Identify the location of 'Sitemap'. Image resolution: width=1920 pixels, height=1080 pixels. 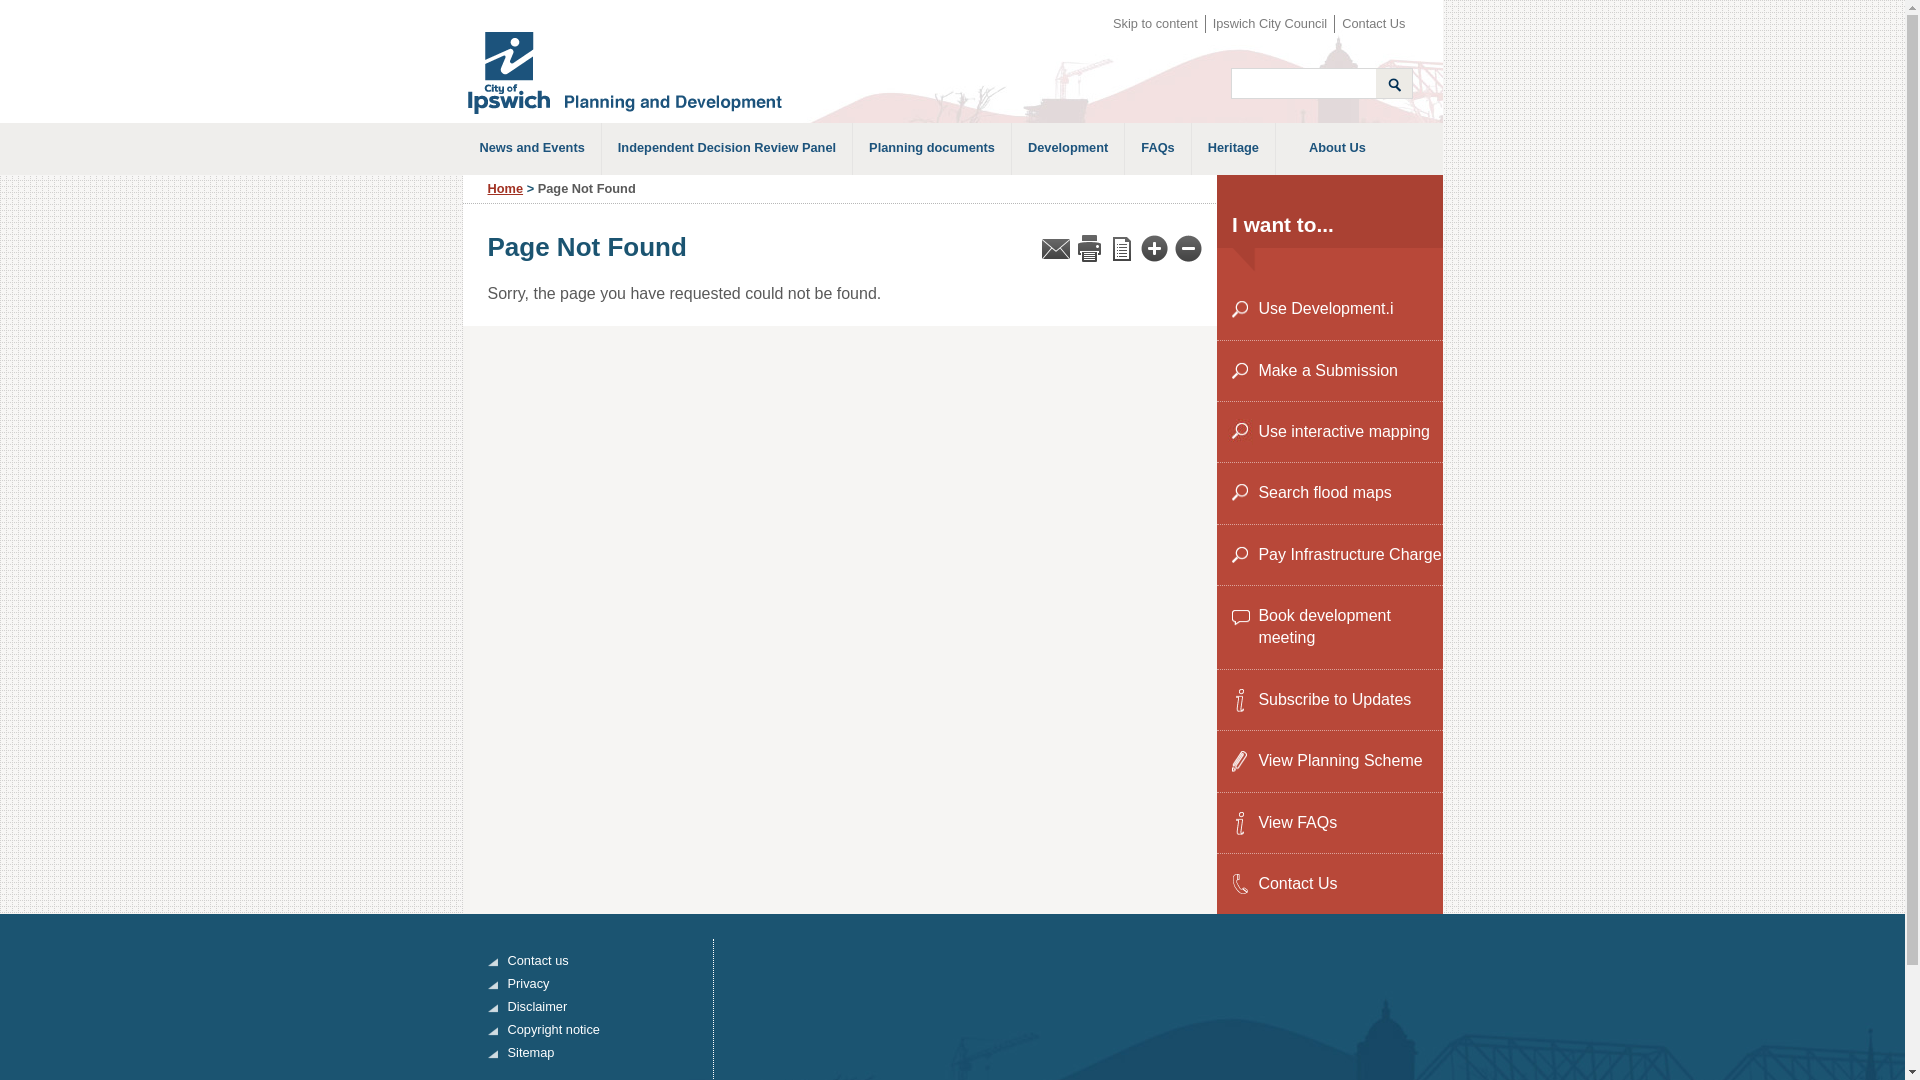
(508, 1052).